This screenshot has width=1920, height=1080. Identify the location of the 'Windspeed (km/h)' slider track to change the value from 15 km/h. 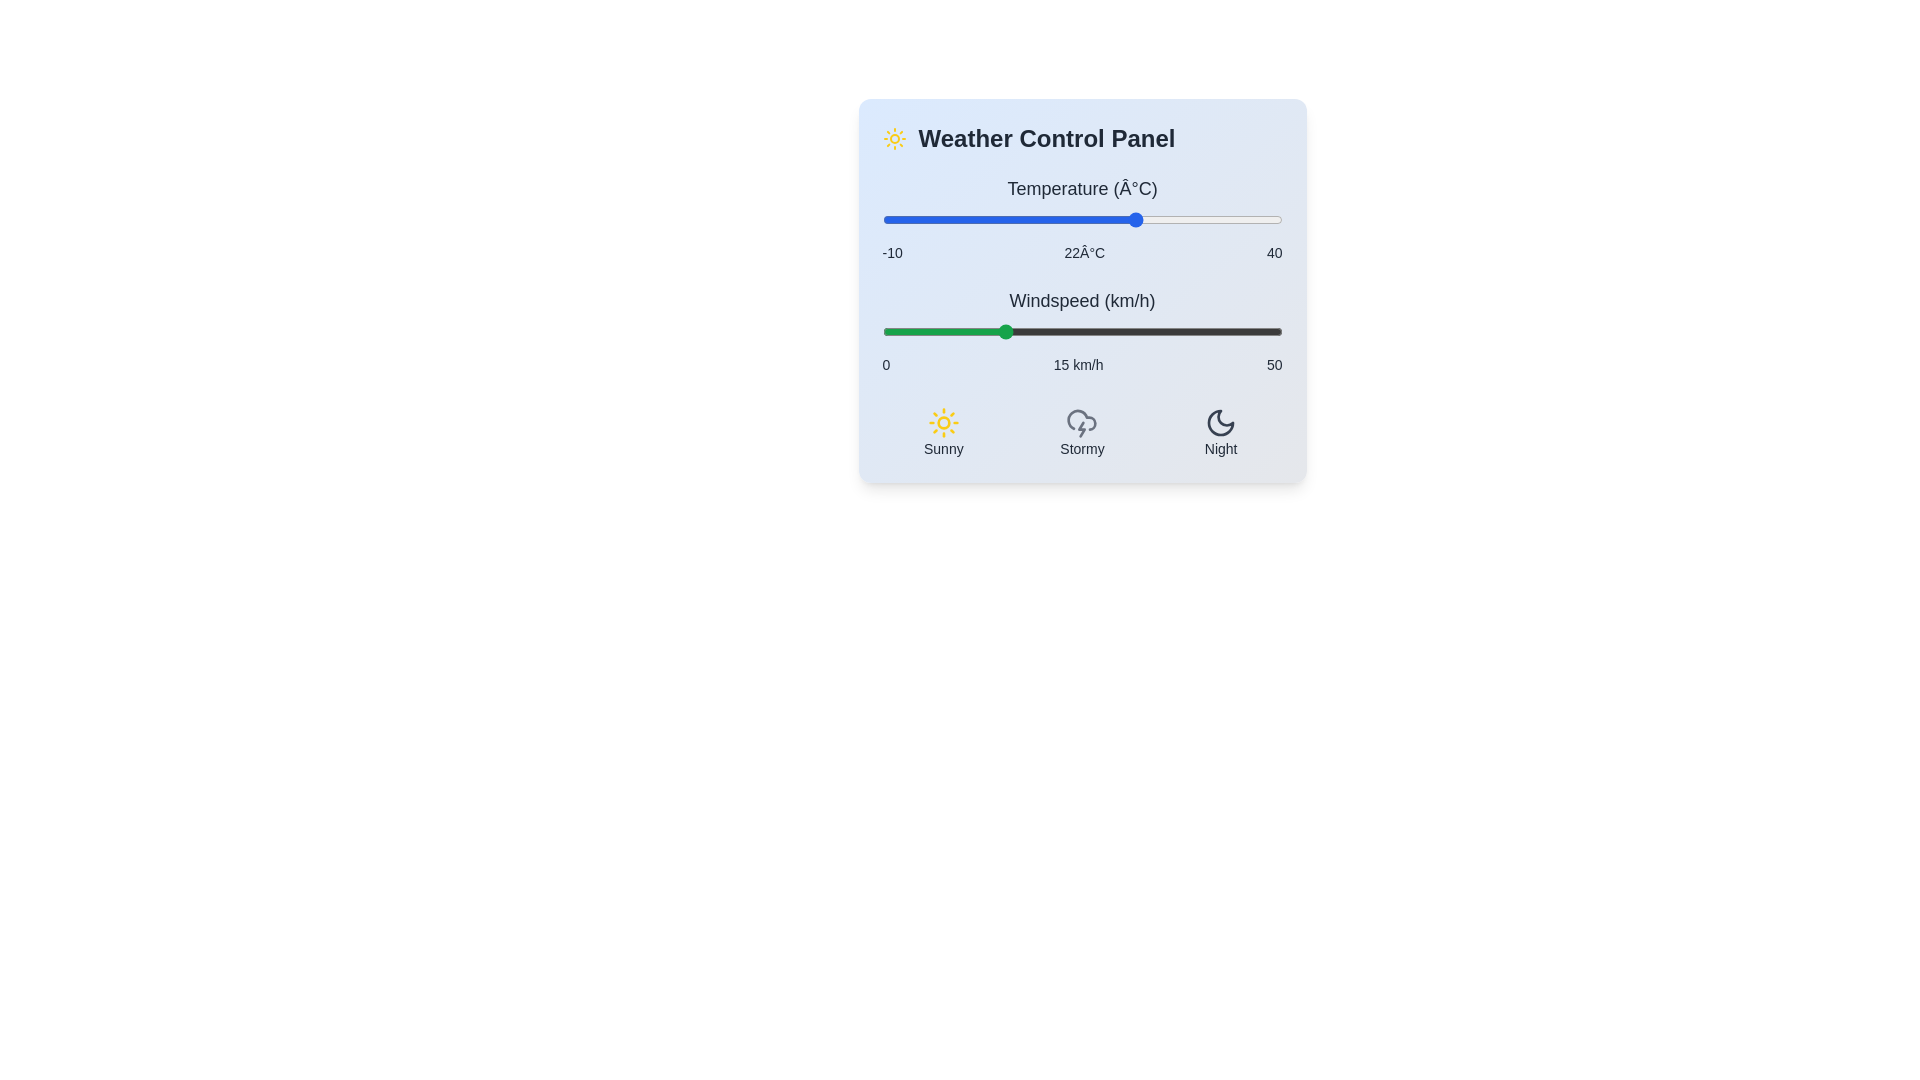
(1081, 330).